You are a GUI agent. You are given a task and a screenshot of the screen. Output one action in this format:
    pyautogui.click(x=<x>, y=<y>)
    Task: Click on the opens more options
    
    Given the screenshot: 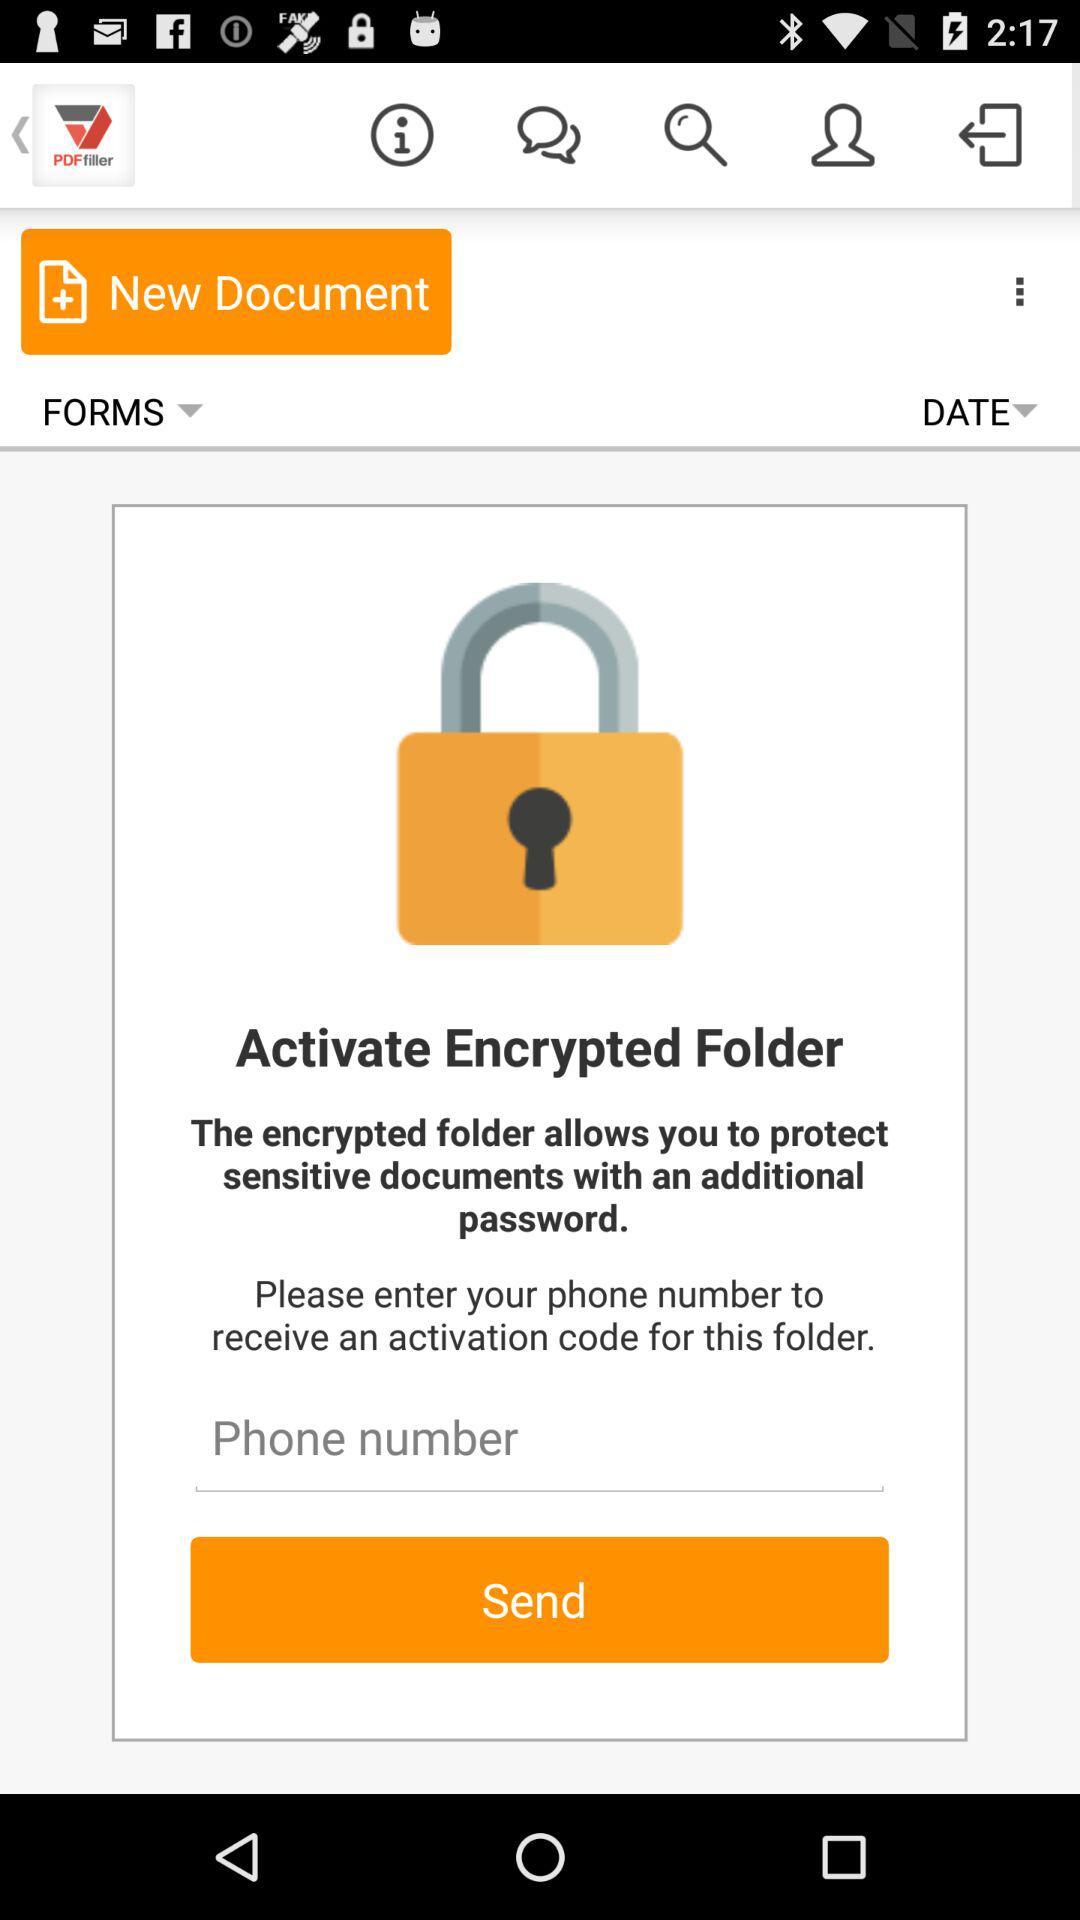 What is the action you would take?
    pyautogui.click(x=1019, y=290)
    